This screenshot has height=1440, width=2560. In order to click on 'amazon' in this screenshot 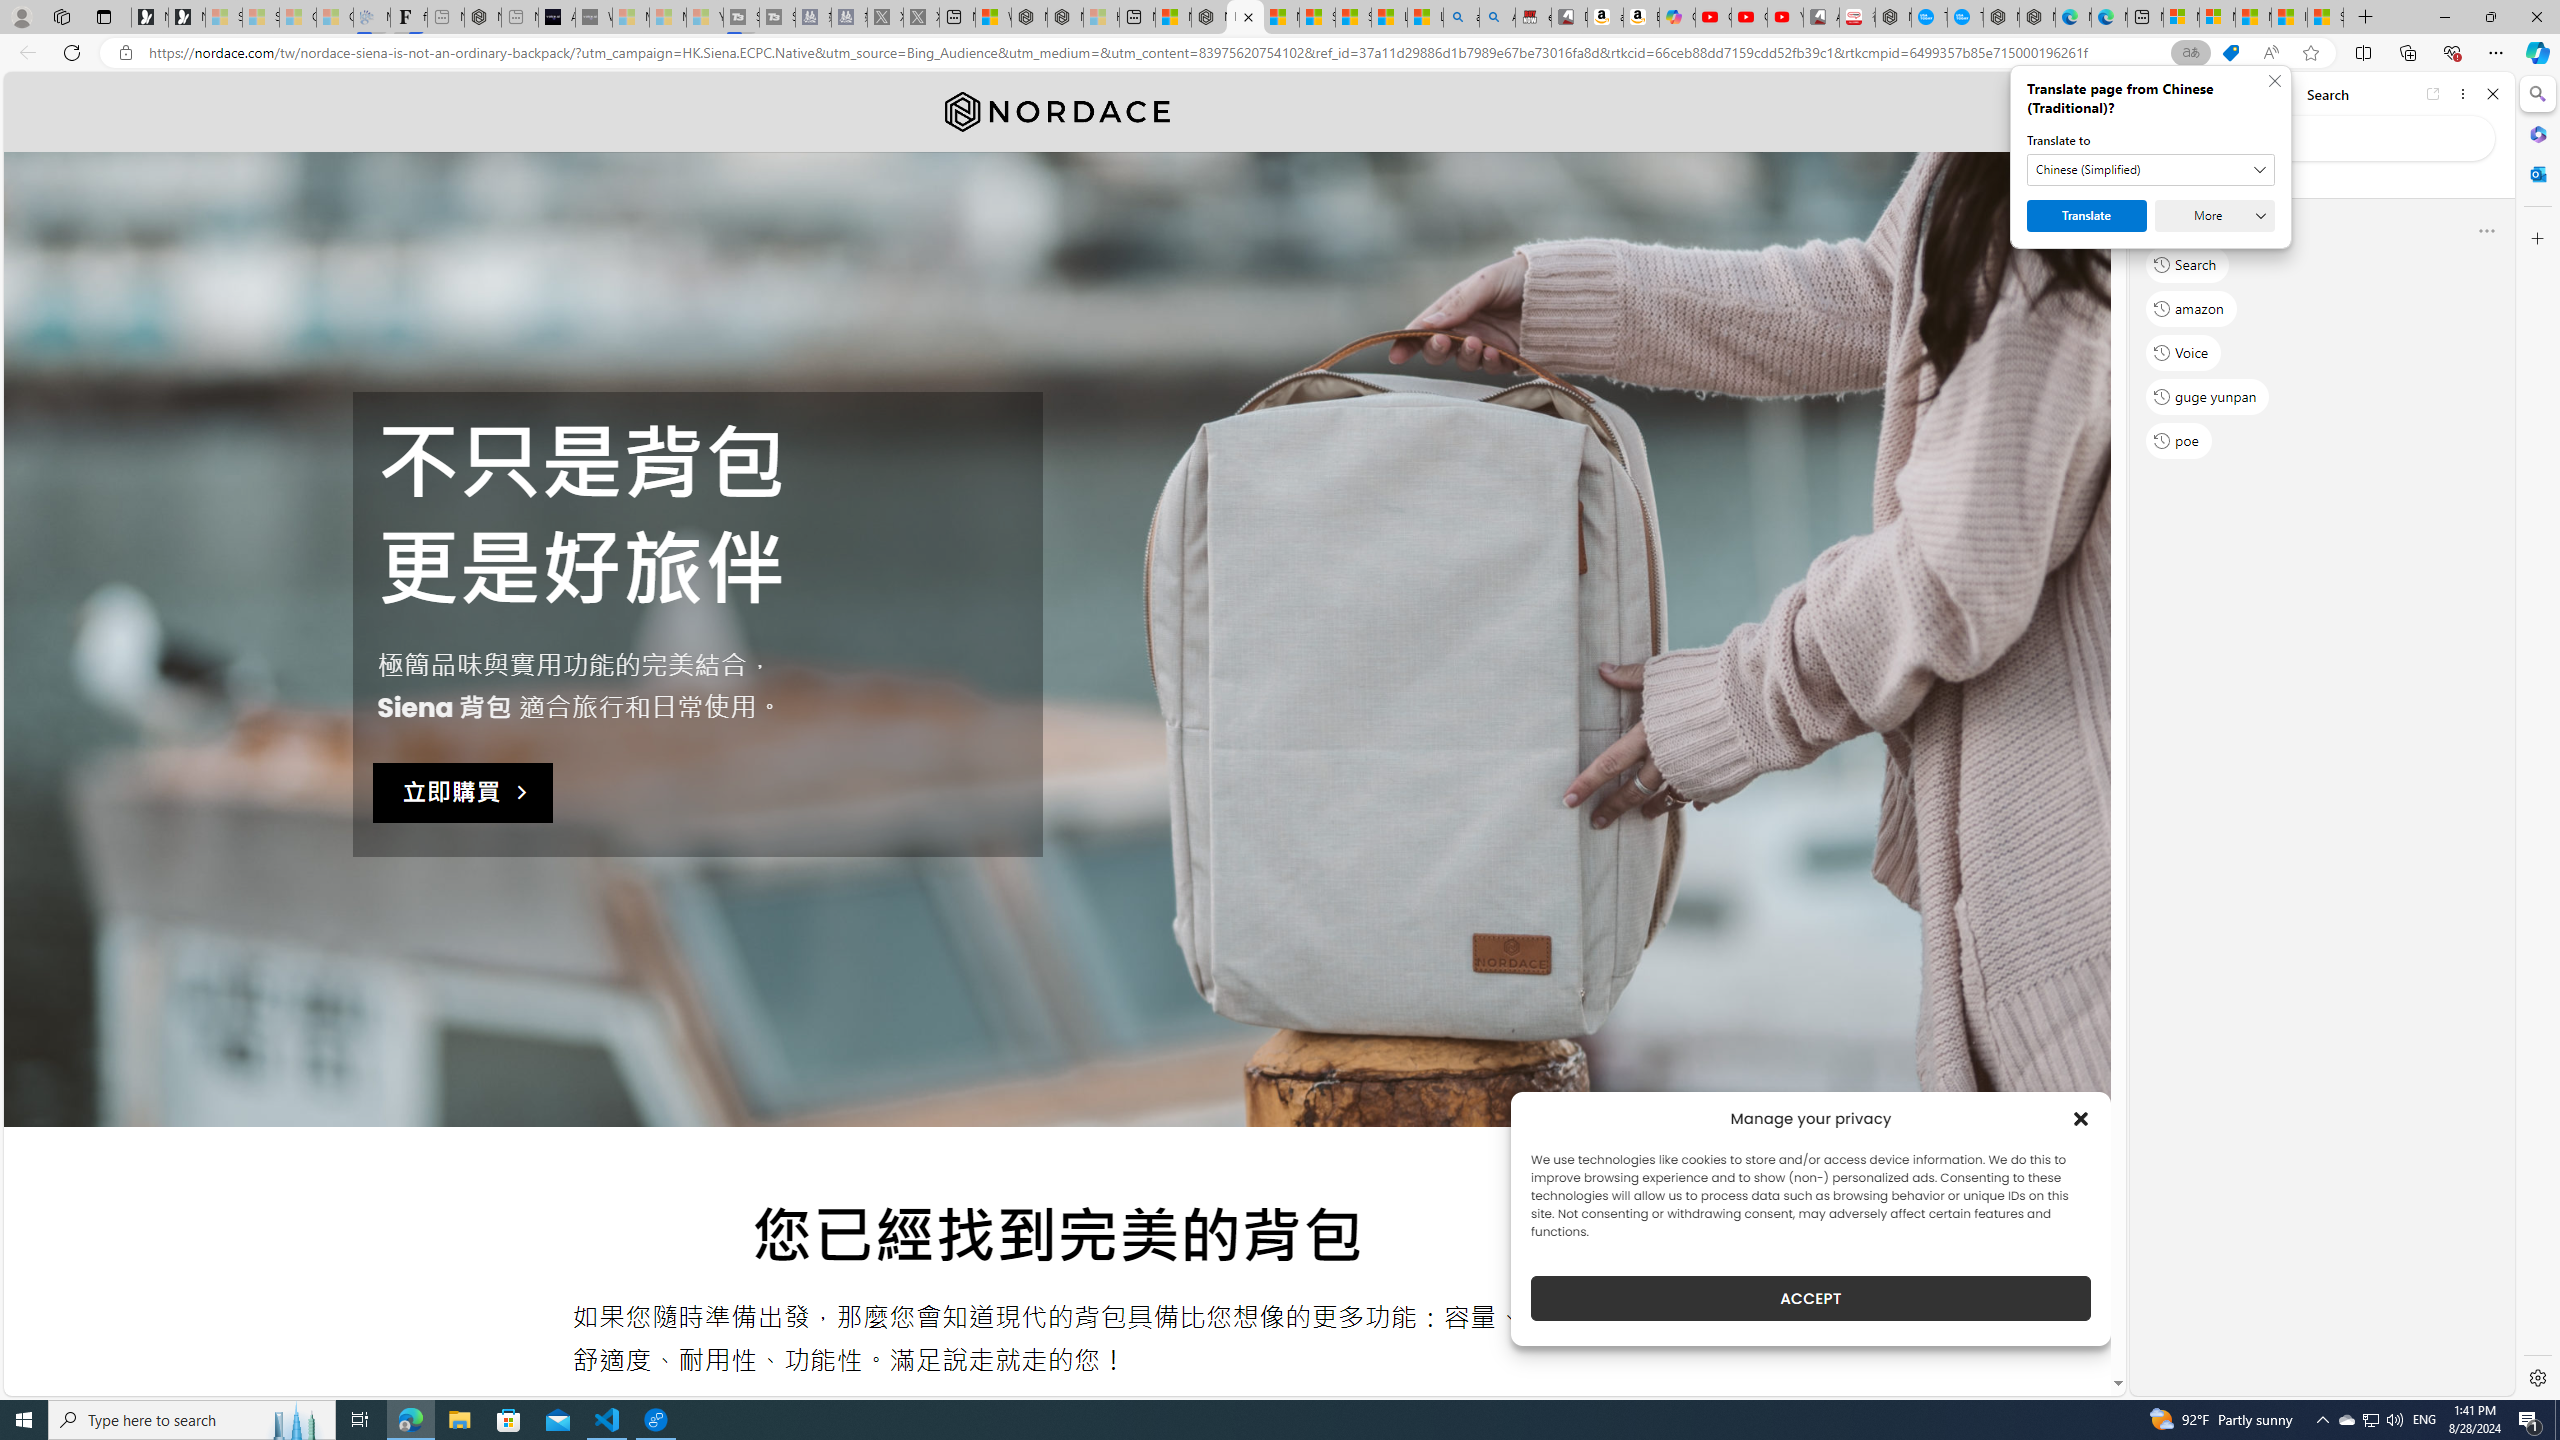, I will do `click(2190, 307)`.